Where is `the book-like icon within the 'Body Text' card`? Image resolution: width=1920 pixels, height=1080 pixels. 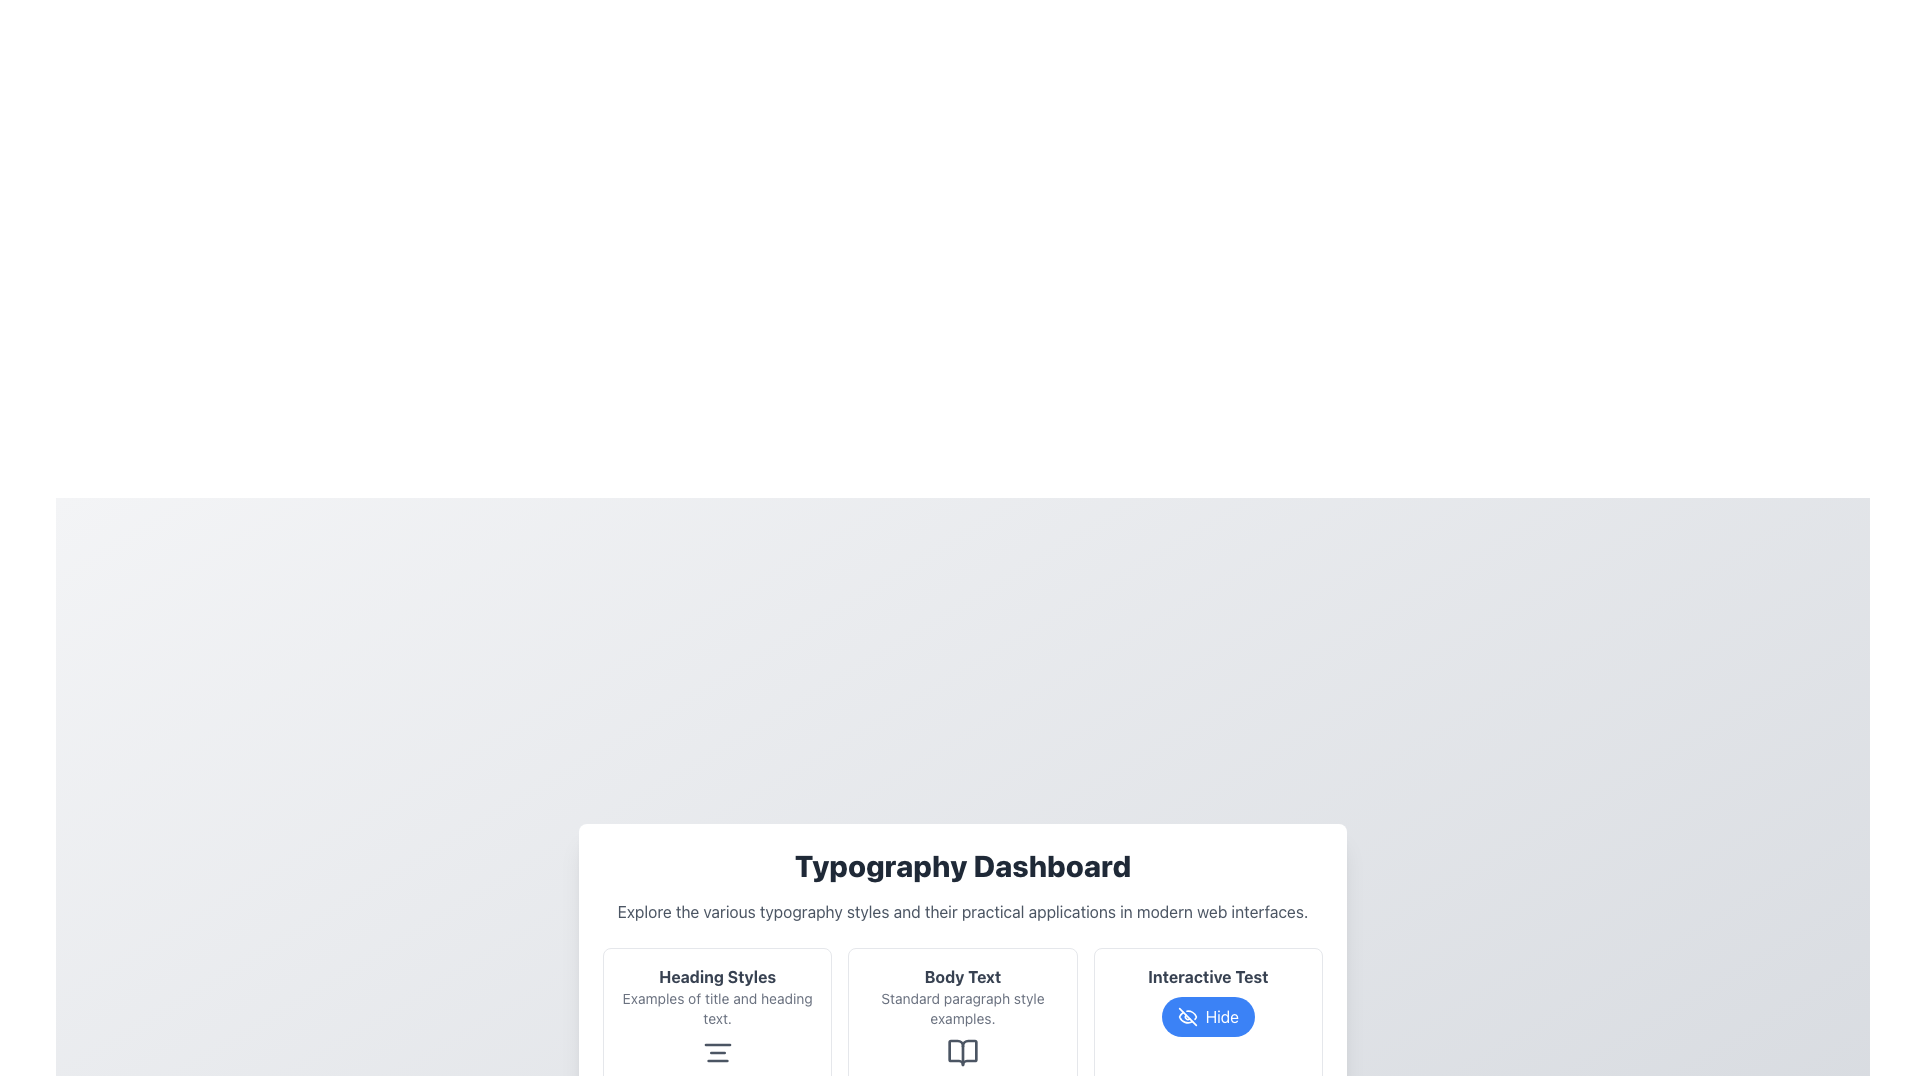 the book-like icon within the 'Body Text' card is located at coordinates (963, 1052).